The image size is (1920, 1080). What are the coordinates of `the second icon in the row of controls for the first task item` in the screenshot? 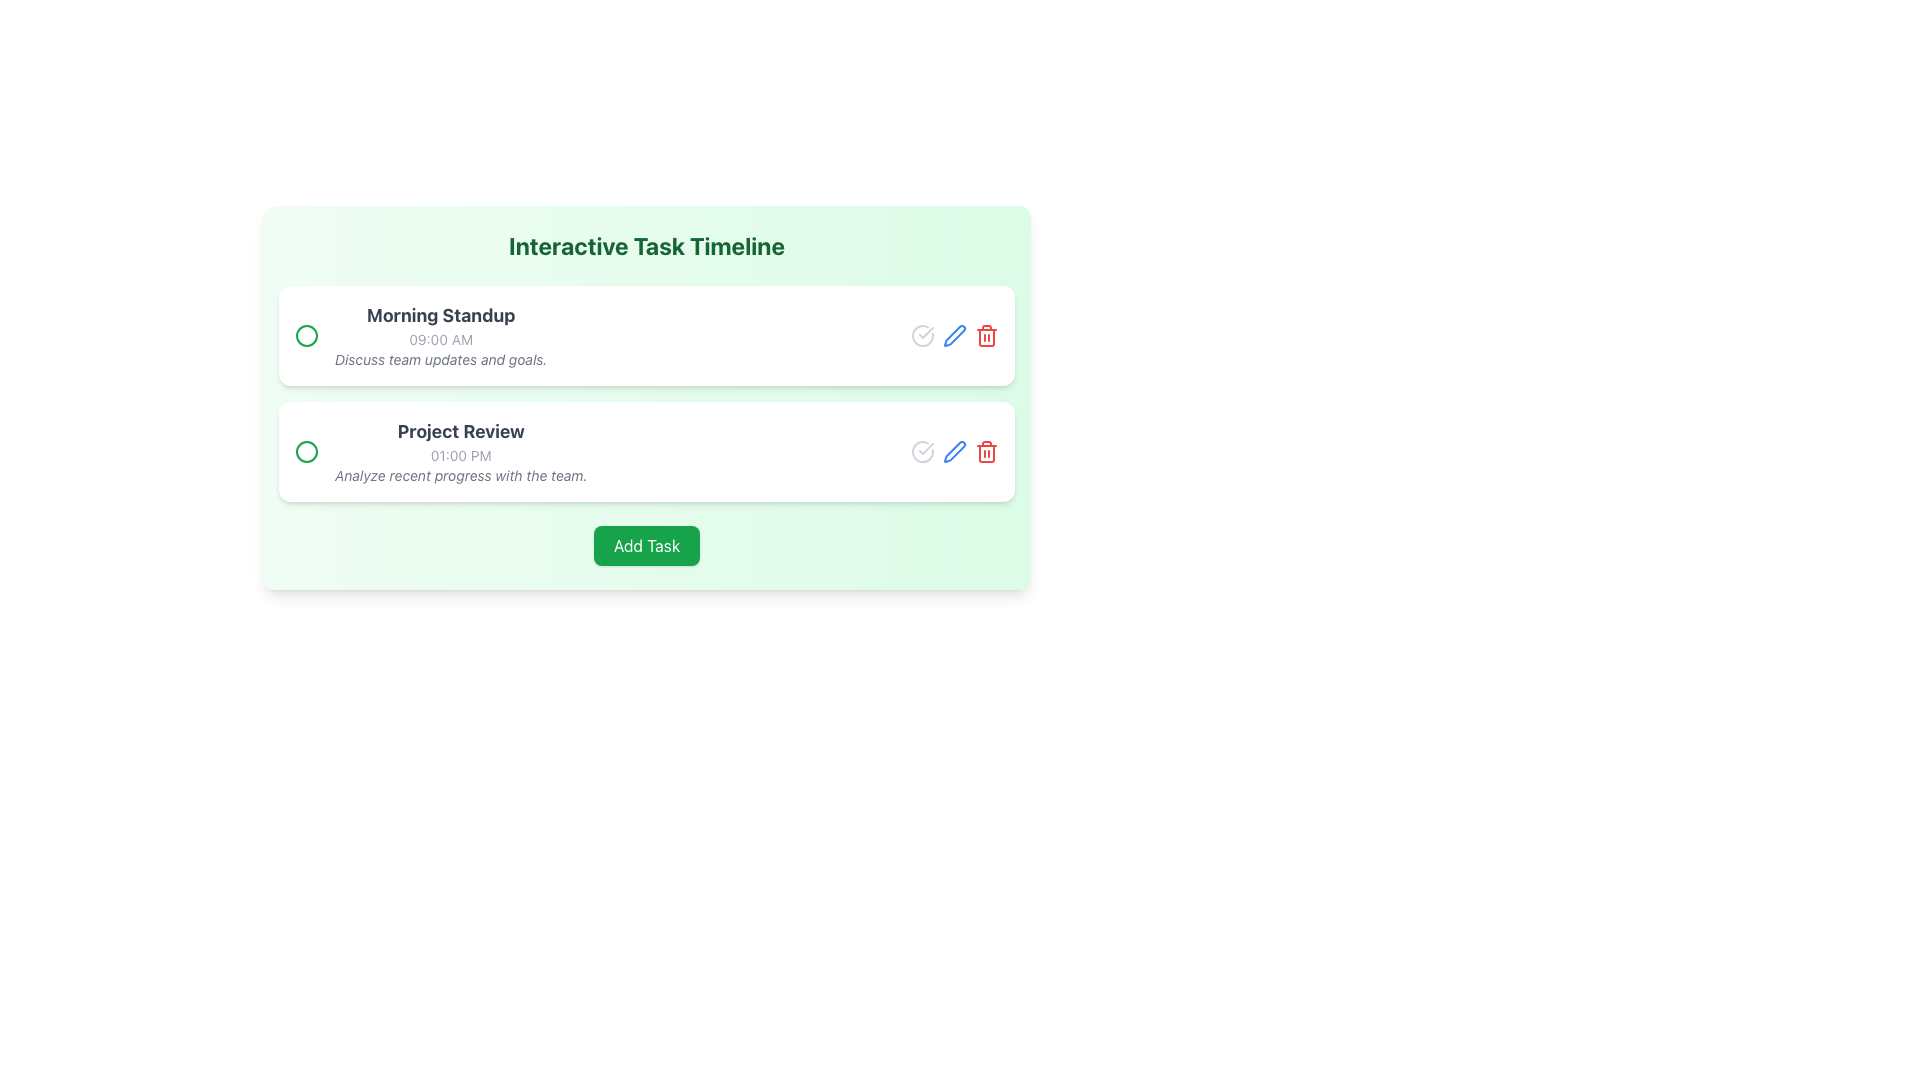 It's located at (954, 334).